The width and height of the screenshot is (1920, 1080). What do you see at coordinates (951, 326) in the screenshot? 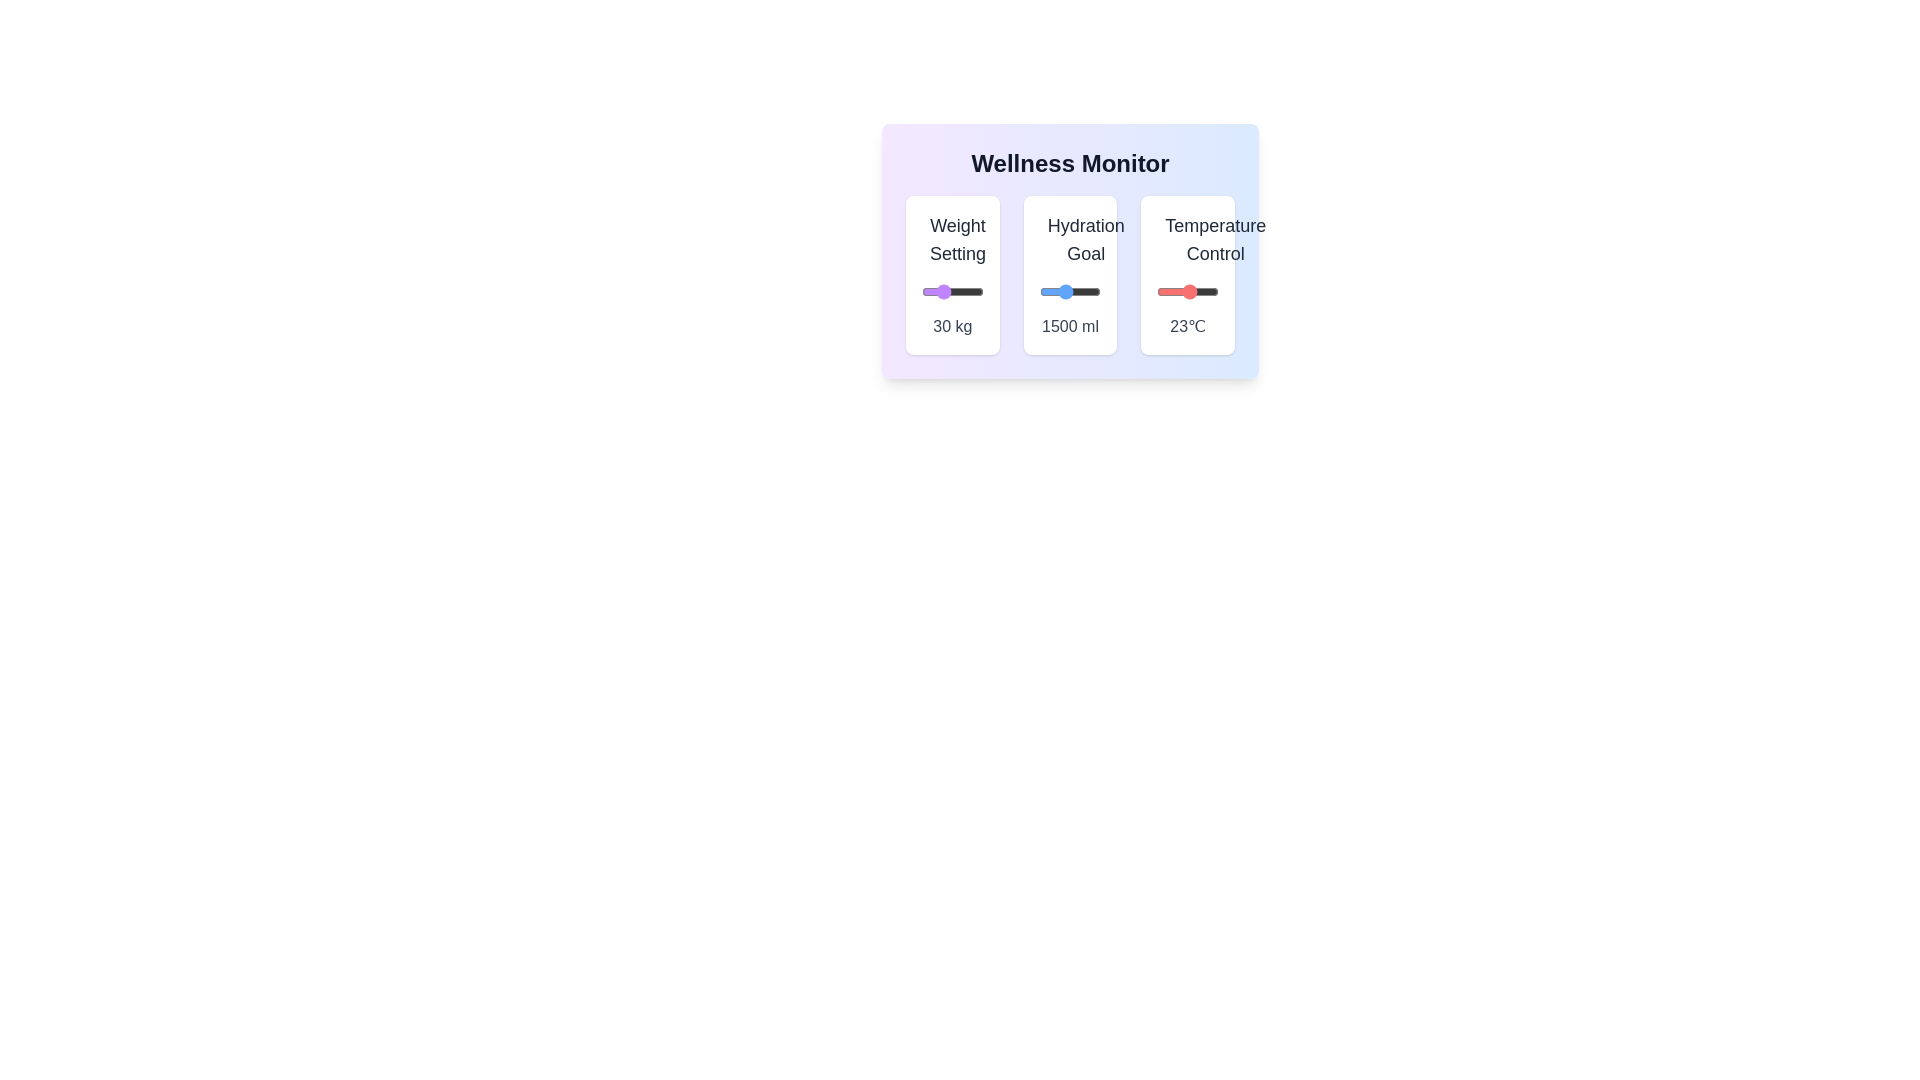
I see `the text display showing '30 kg' located below the purple slider in the 'Weight Setting' panel` at bounding box center [951, 326].